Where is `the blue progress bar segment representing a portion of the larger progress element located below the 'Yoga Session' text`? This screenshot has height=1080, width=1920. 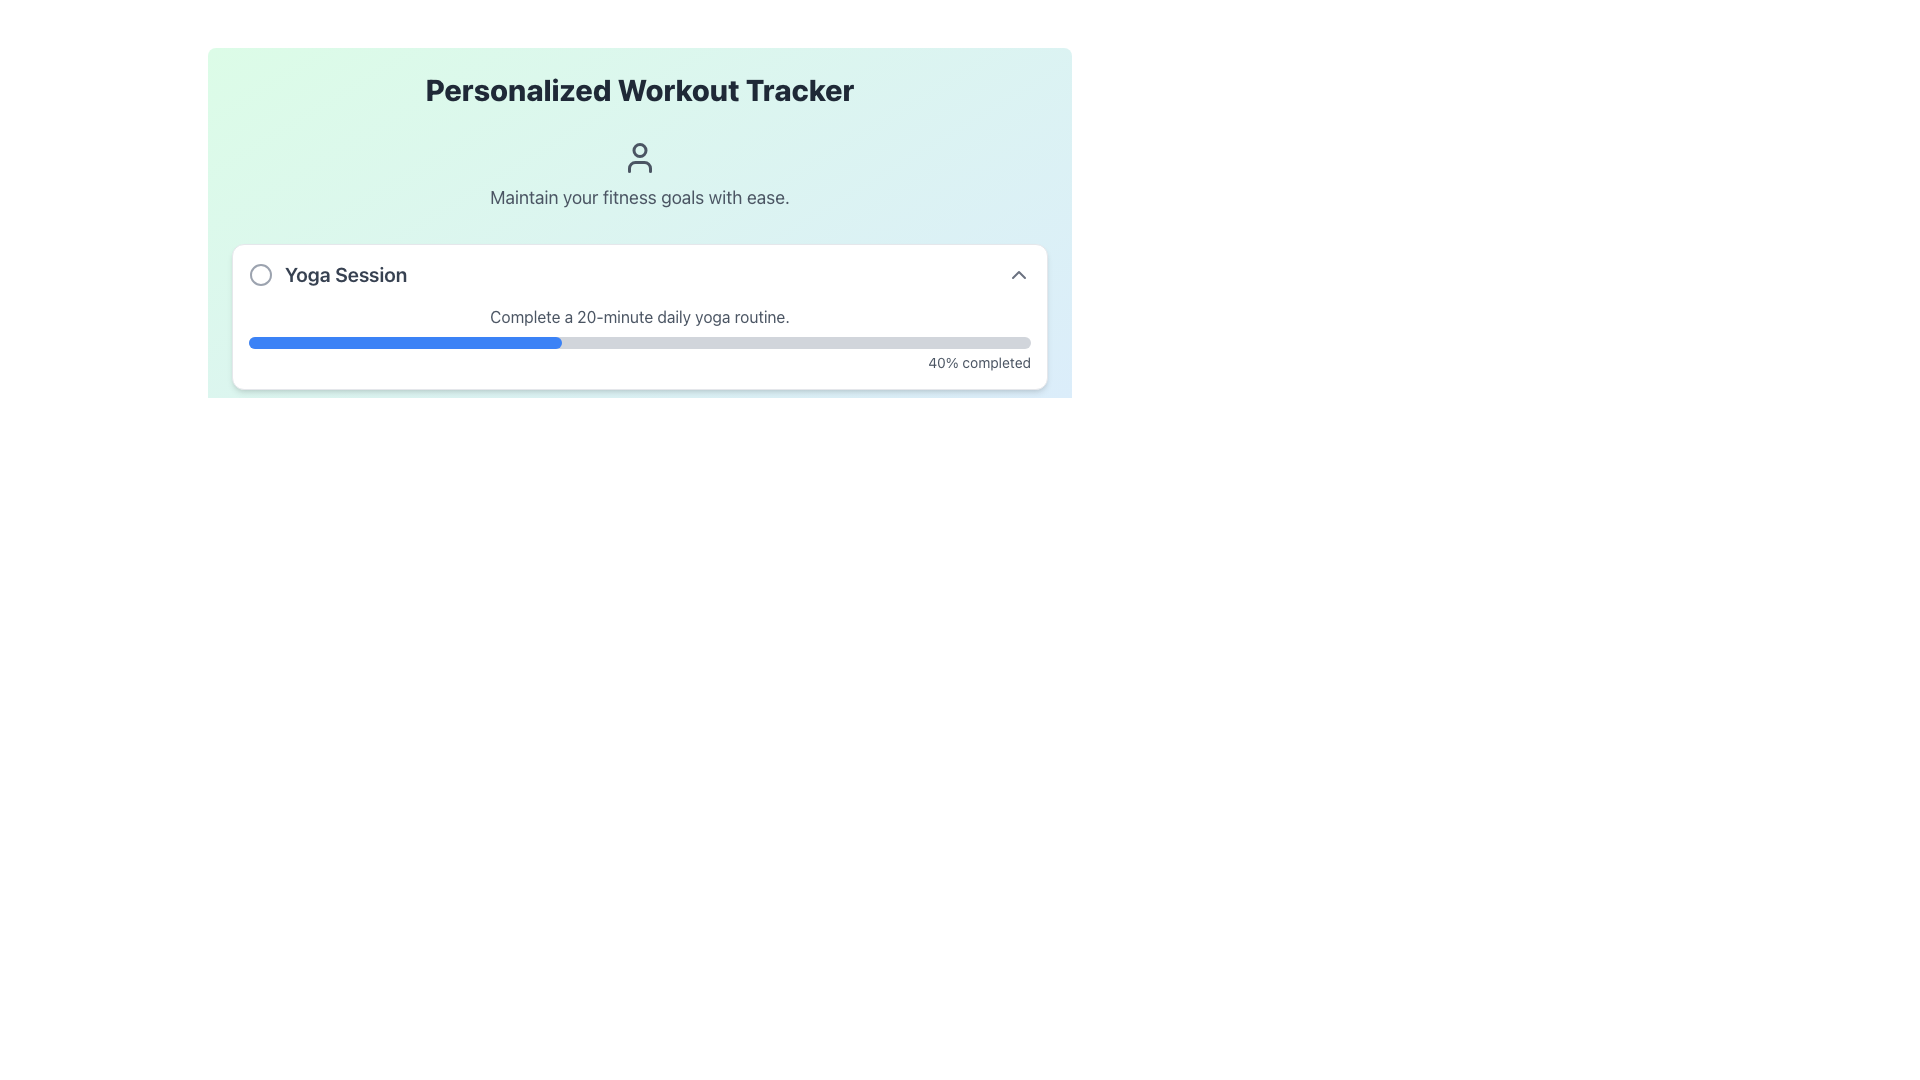 the blue progress bar segment representing a portion of the larger progress element located below the 'Yoga Session' text is located at coordinates (404, 342).